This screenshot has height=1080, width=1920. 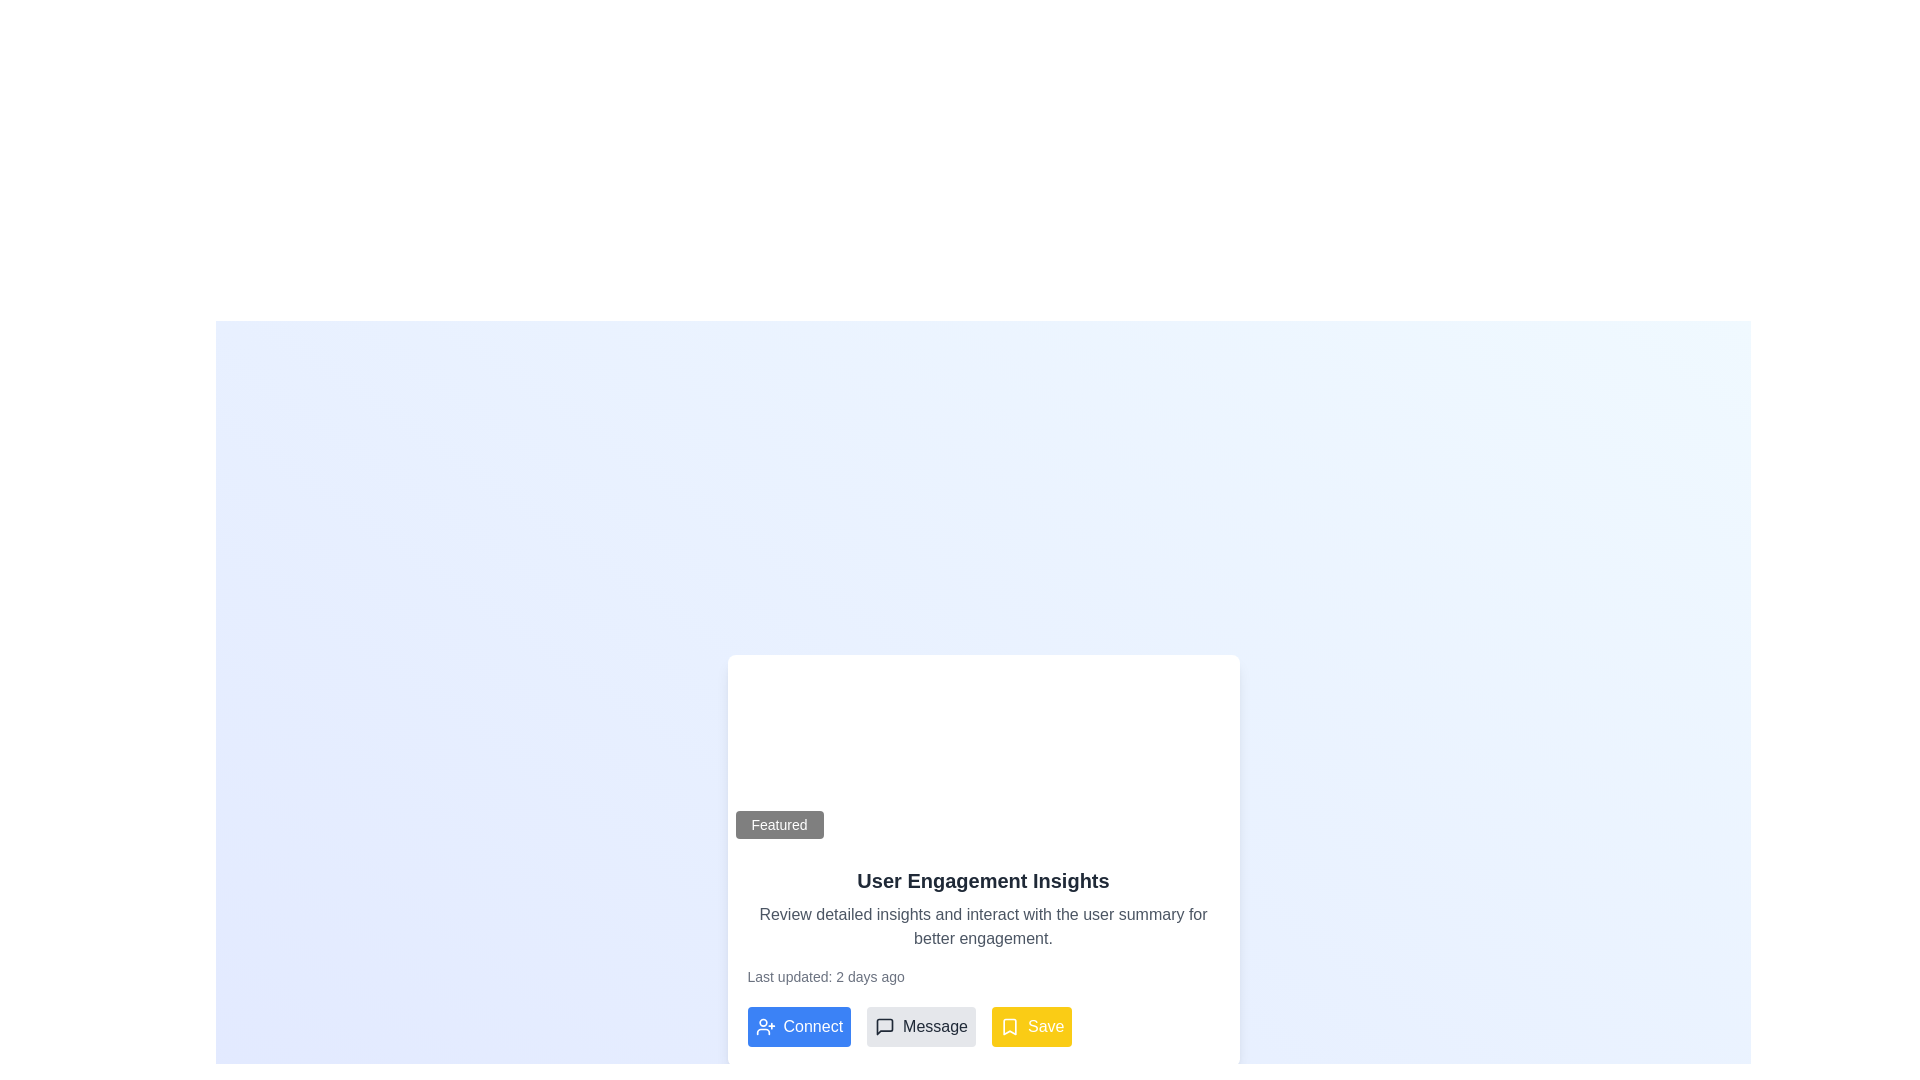 I want to click on the 'Save' button located at the bottom right corner of the card layout, so click(x=1045, y=1026).